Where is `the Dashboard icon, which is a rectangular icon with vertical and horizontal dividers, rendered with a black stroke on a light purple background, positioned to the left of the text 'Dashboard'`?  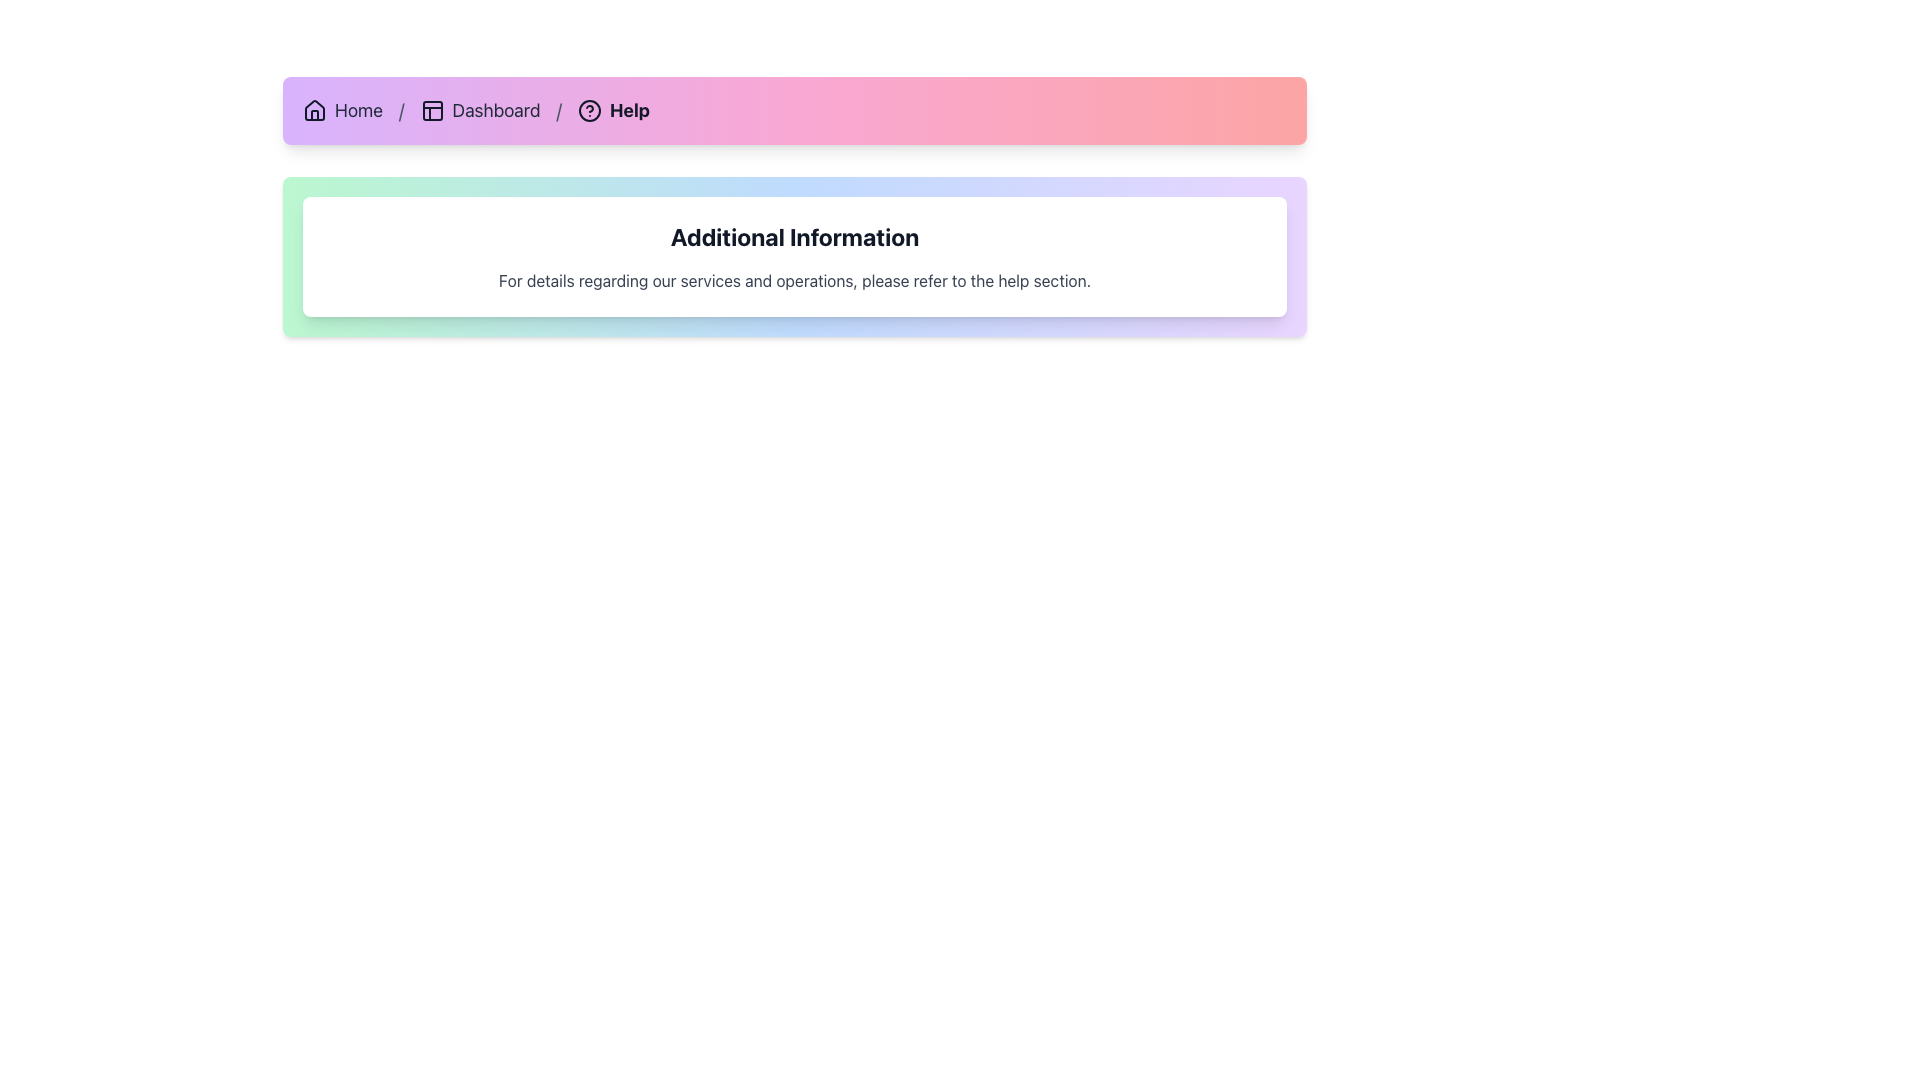
the Dashboard icon, which is a rectangular icon with vertical and horizontal dividers, rendered with a black stroke on a light purple background, positioned to the left of the text 'Dashboard' is located at coordinates (431, 111).